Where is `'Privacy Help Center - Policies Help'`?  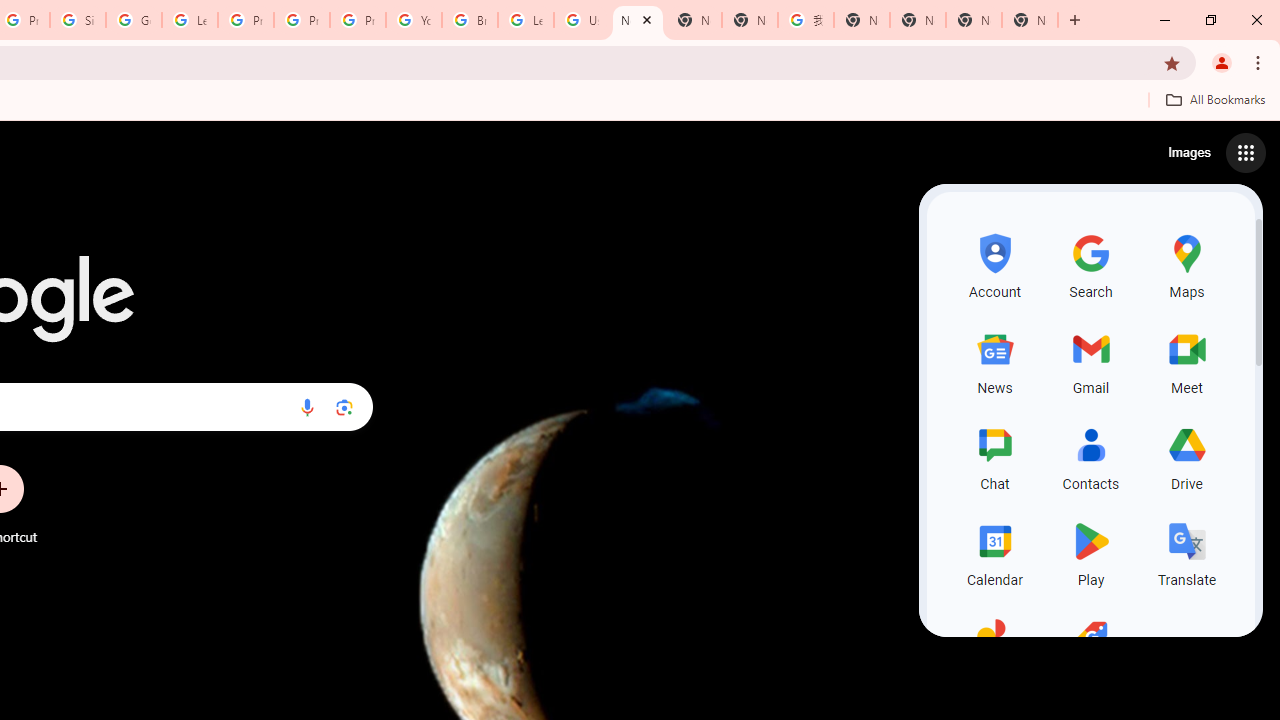
'Privacy Help Center - Policies Help' is located at coordinates (244, 20).